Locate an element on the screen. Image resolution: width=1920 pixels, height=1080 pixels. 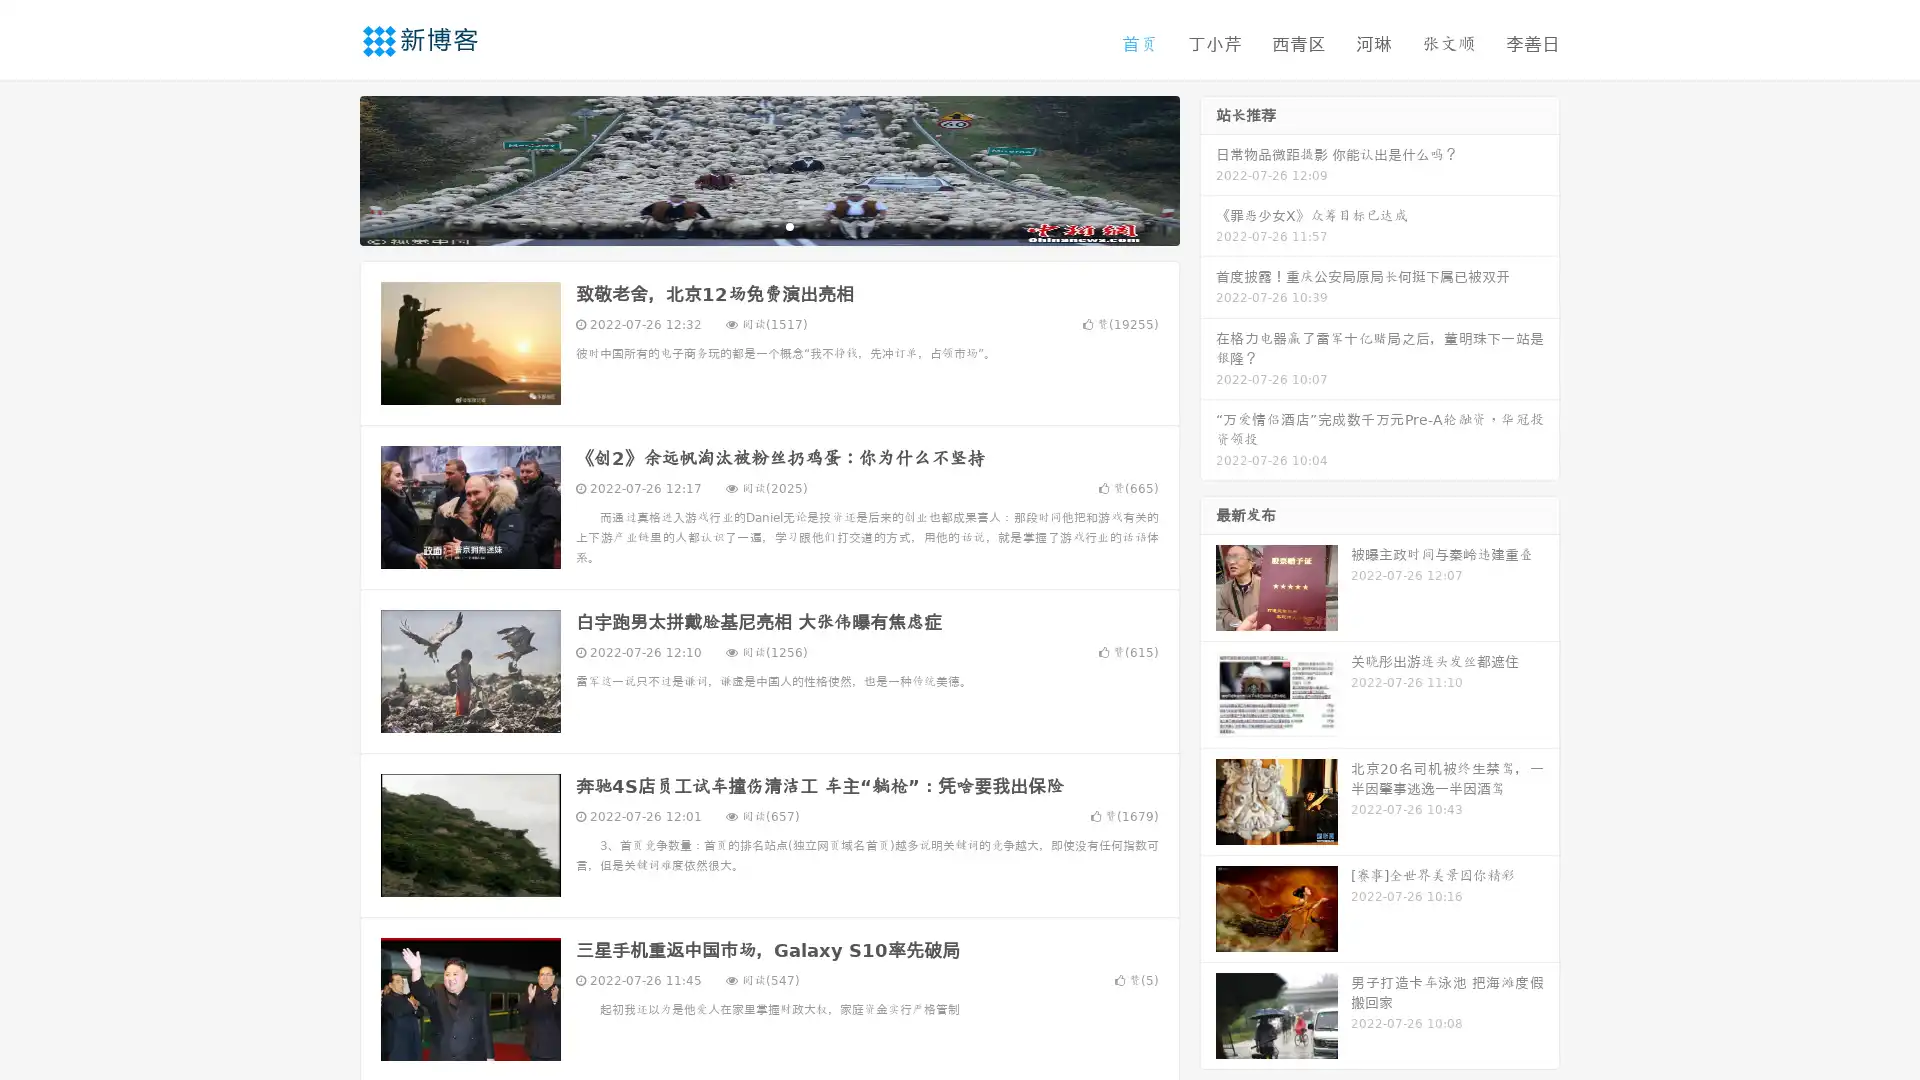
Go to slide 1 is located at coordinates (748, 225).